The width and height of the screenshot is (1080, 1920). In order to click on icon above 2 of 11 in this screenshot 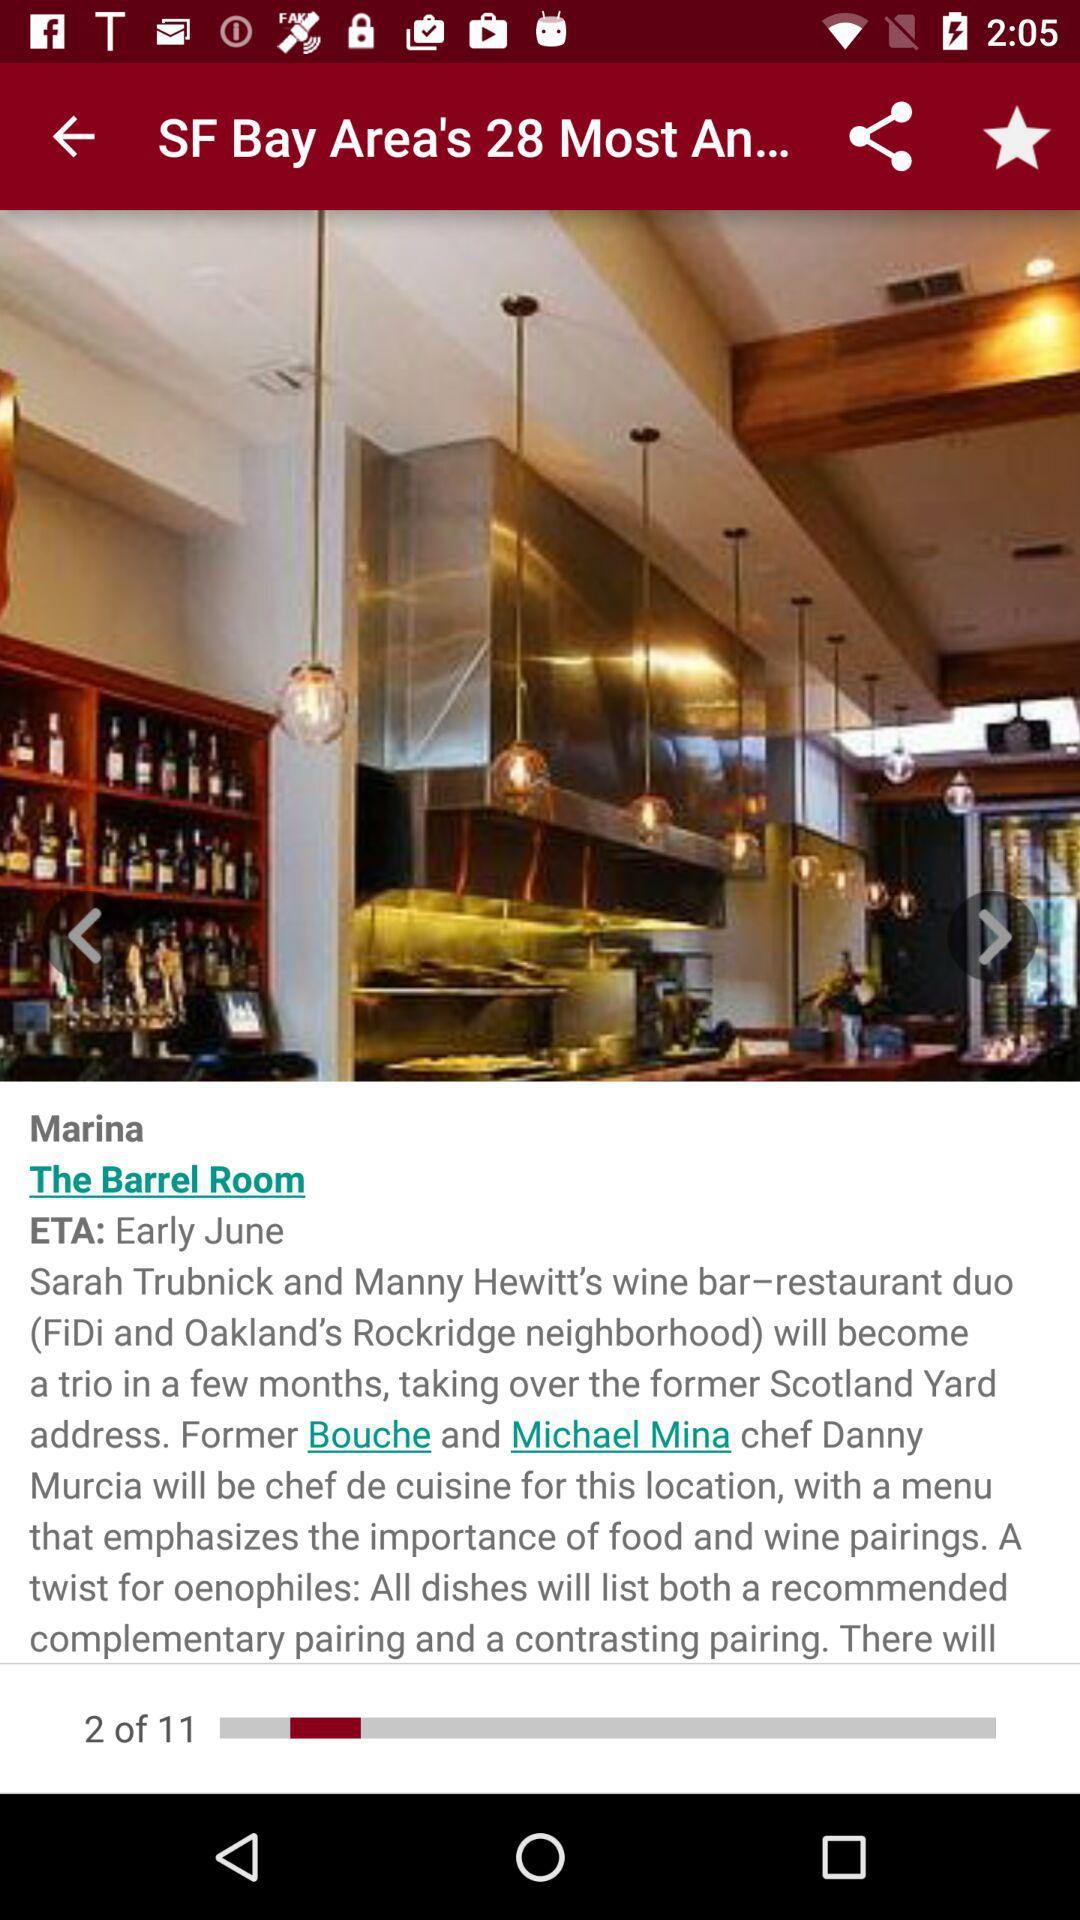, I will do `click(540, 1371)`.